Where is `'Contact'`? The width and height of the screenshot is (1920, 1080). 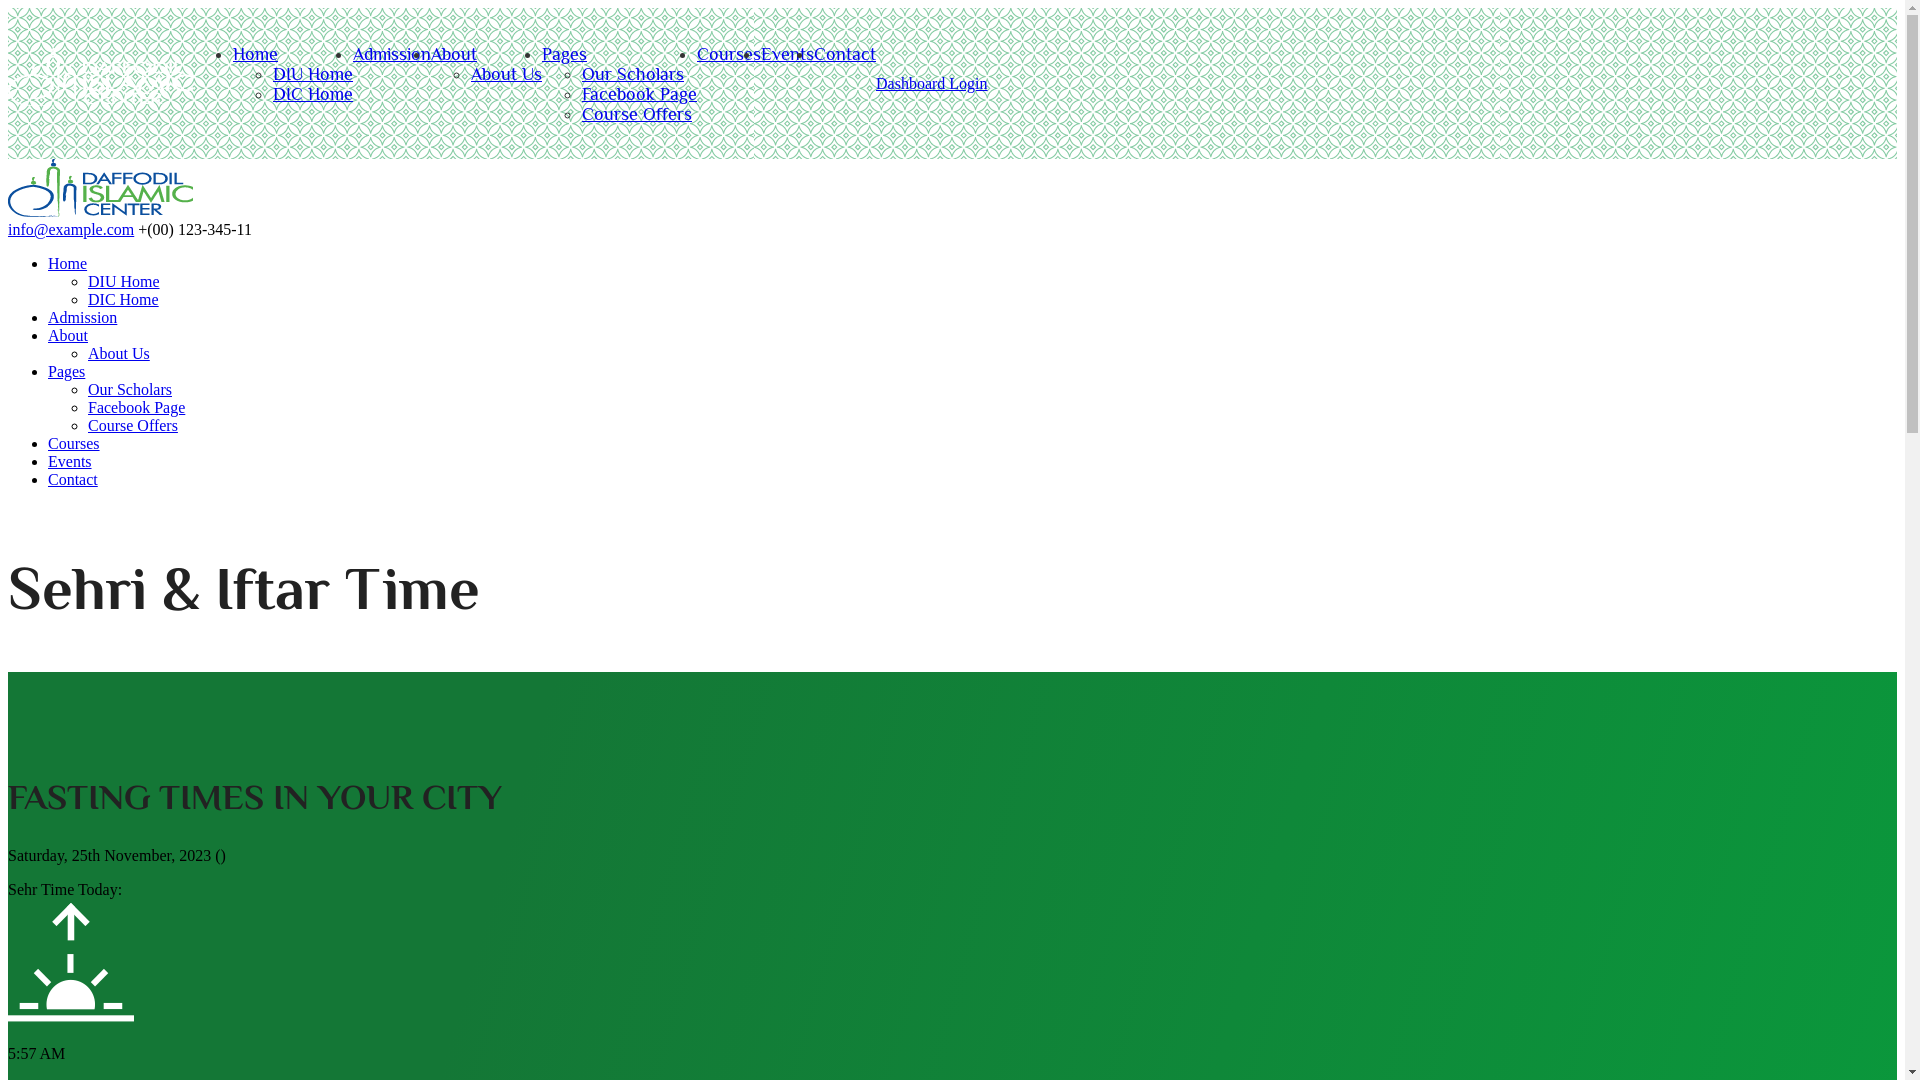
'Contact' is located at coordinates (48, 479).